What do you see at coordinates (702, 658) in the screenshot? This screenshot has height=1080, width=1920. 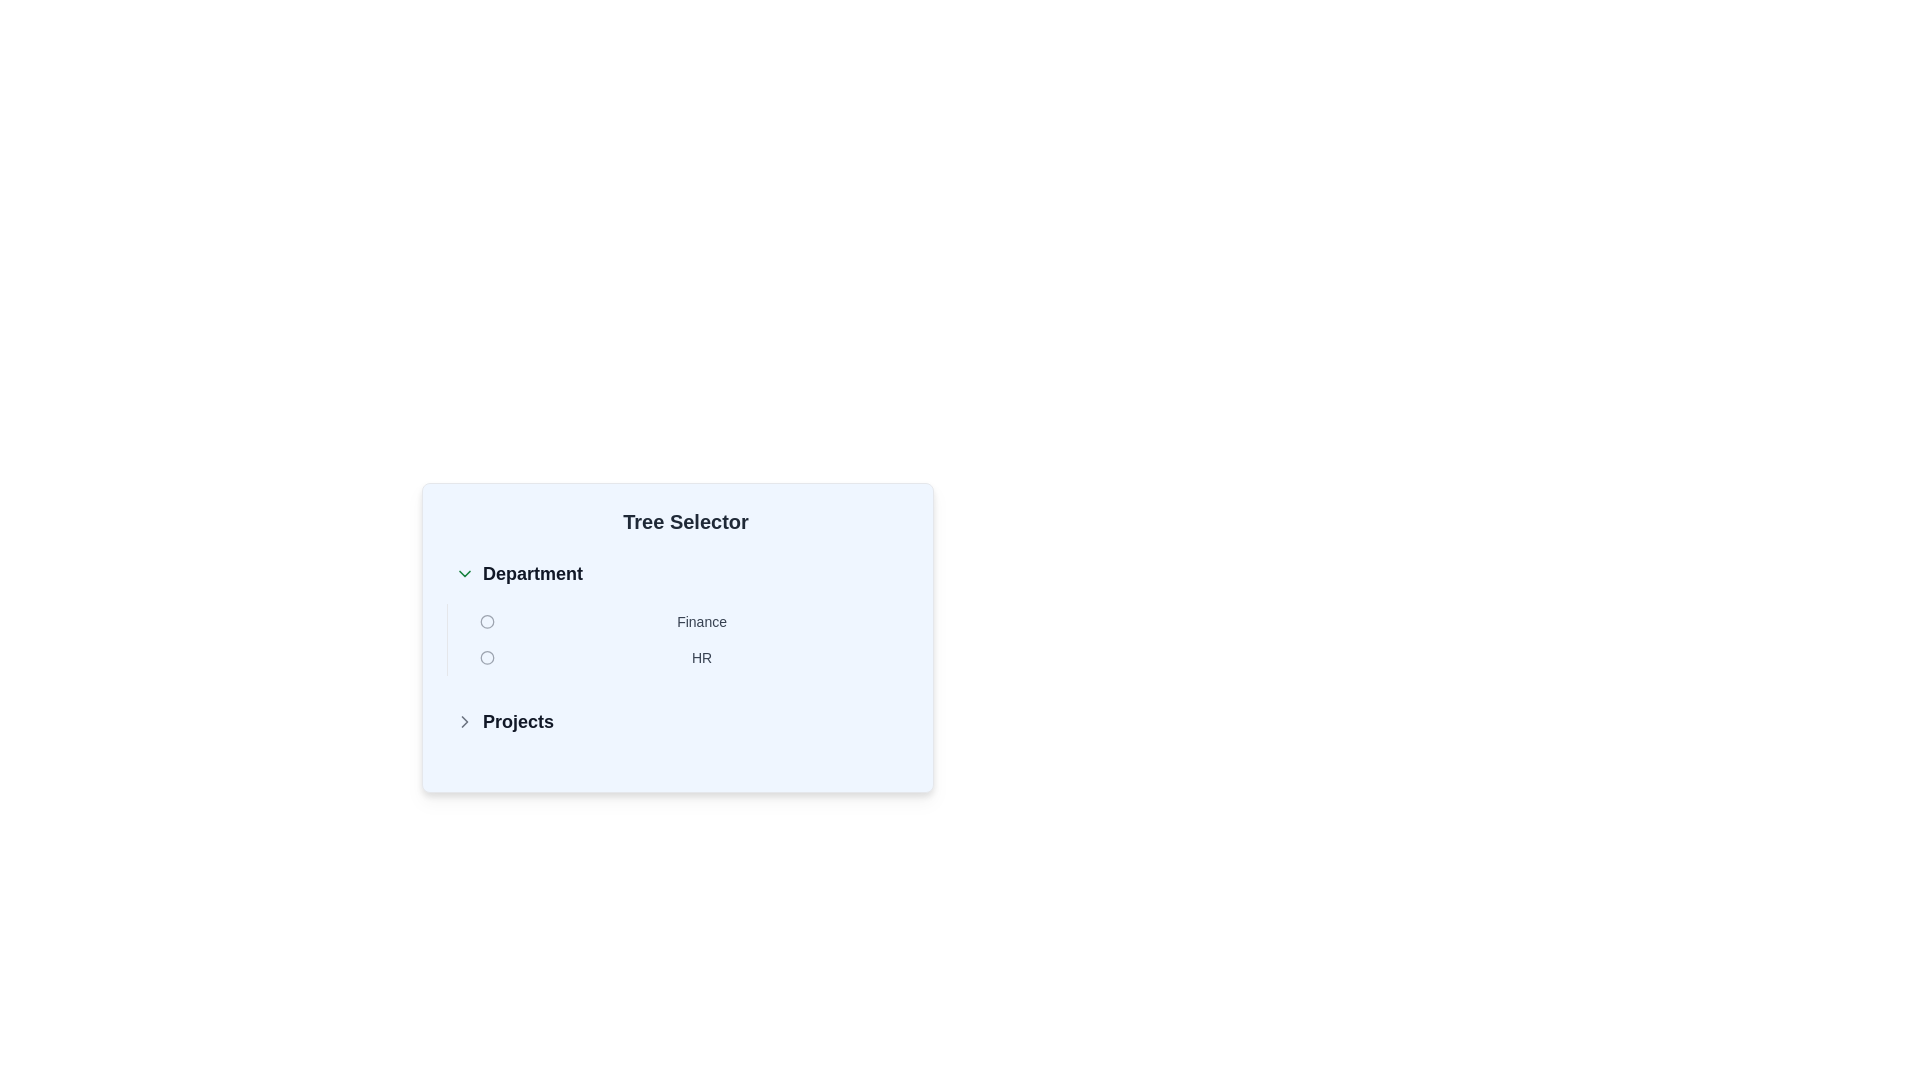 I see `'HR' label in the tree selector under the 'Department' category, which is the second option below 'Finance'` at bounding box center [702, 658].